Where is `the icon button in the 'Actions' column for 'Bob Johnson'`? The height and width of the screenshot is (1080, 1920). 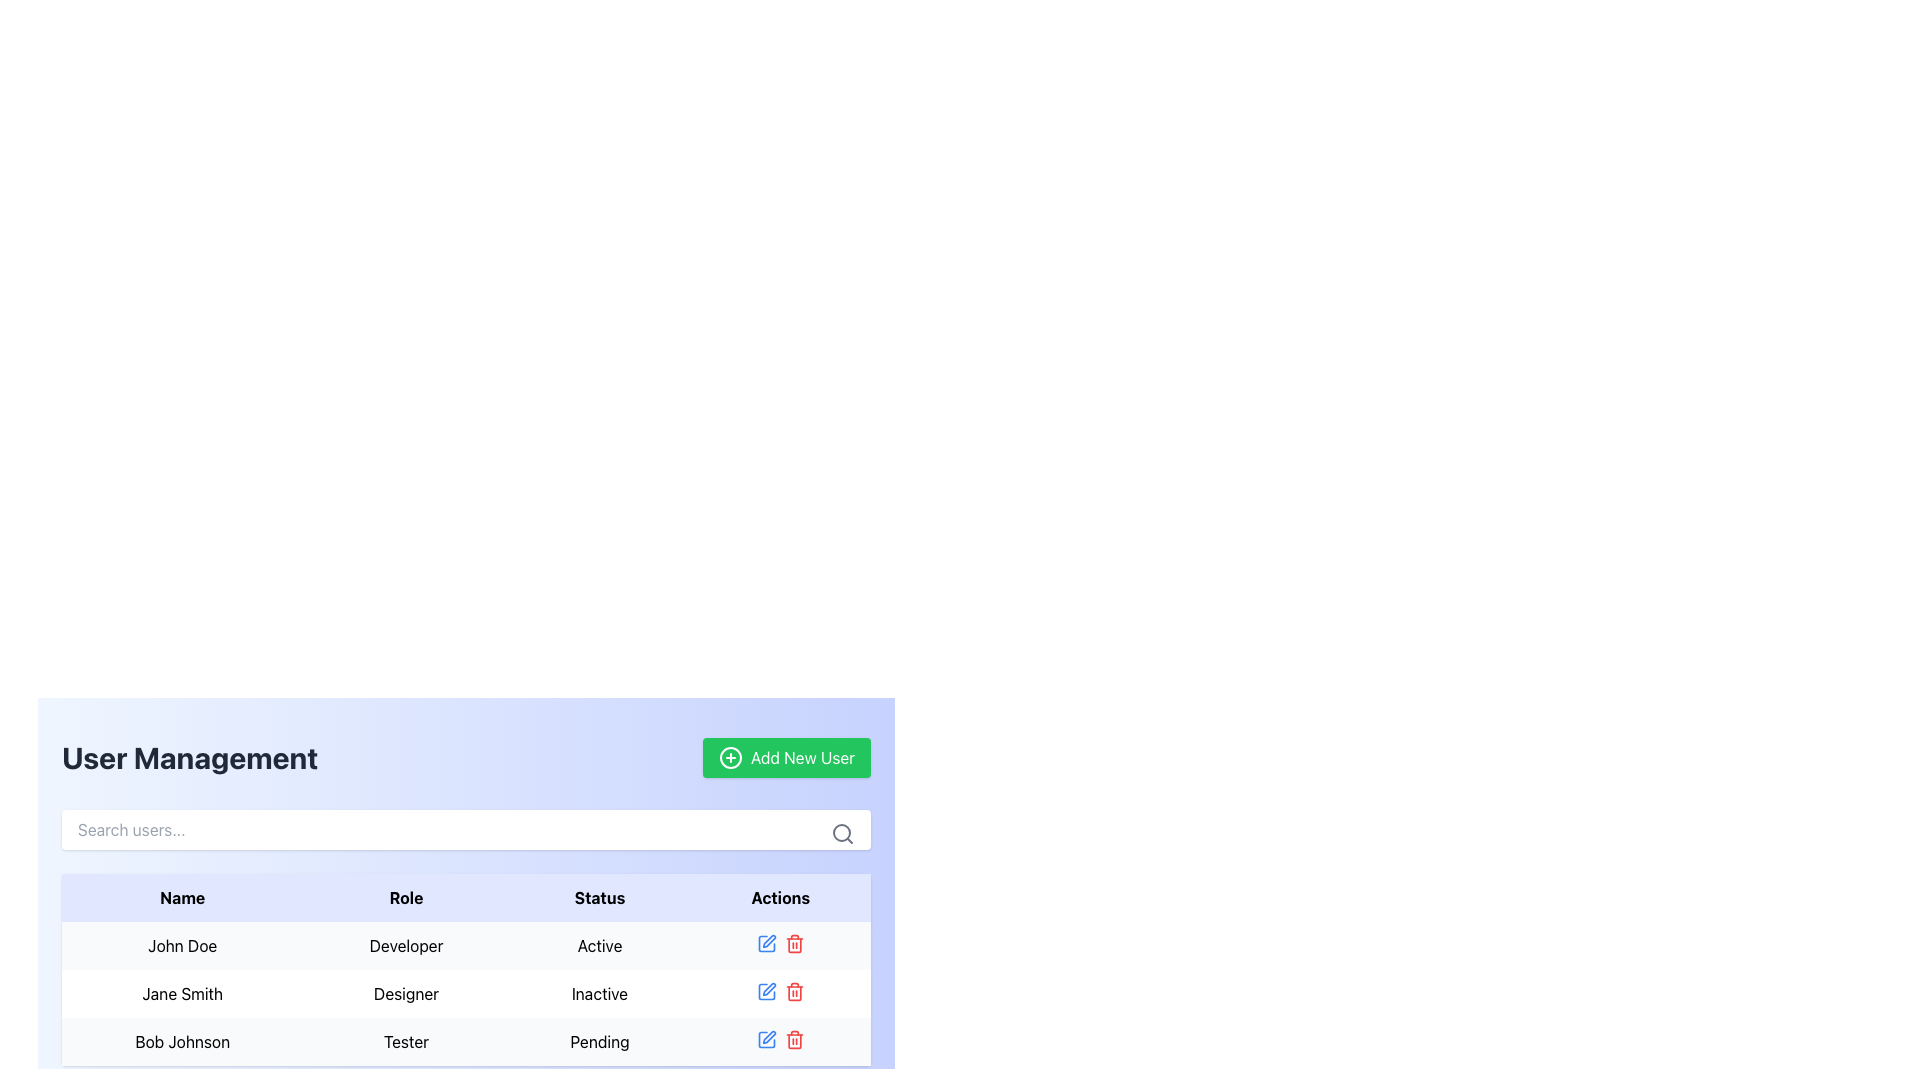 the icon button in the 'Actions' column for 'Bob Johnson' is located at coordinates (793, 1039).